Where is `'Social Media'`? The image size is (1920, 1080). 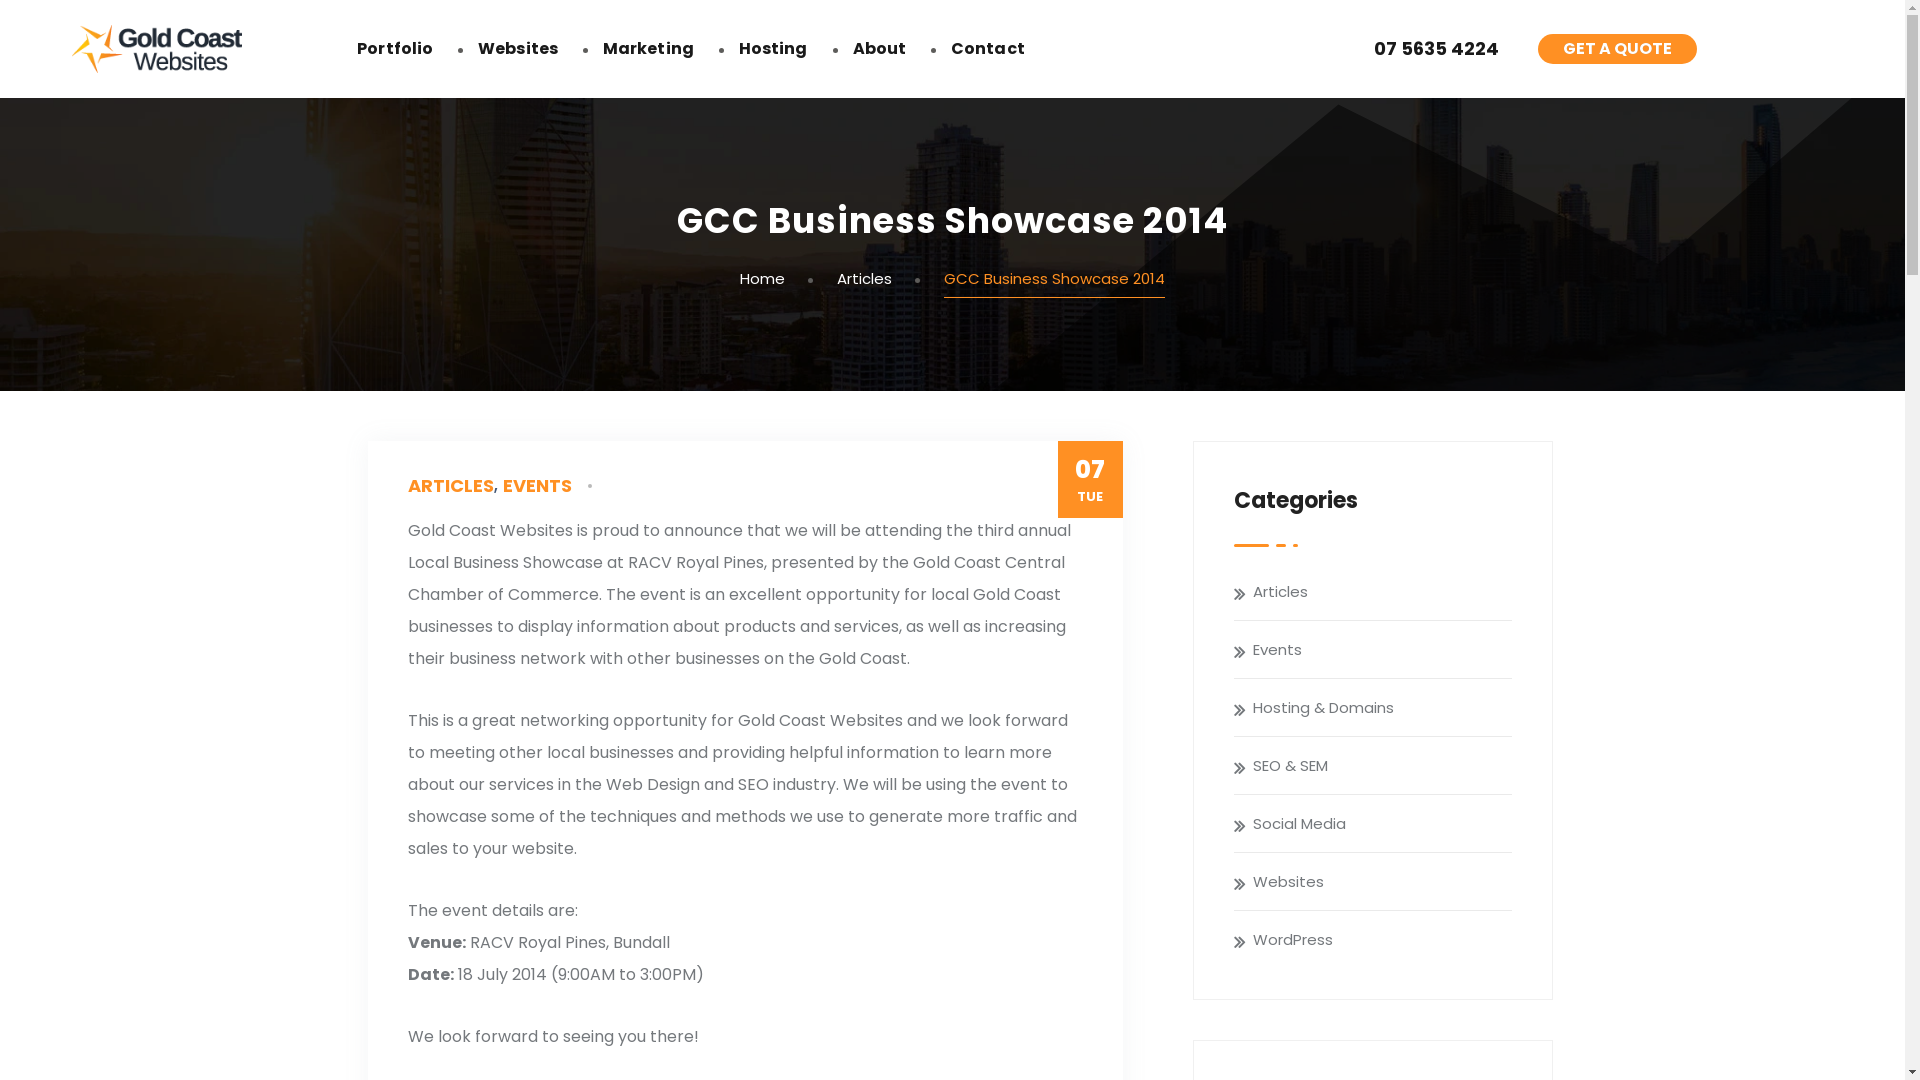
'Social Media' is located at coordinates (1380, 823).